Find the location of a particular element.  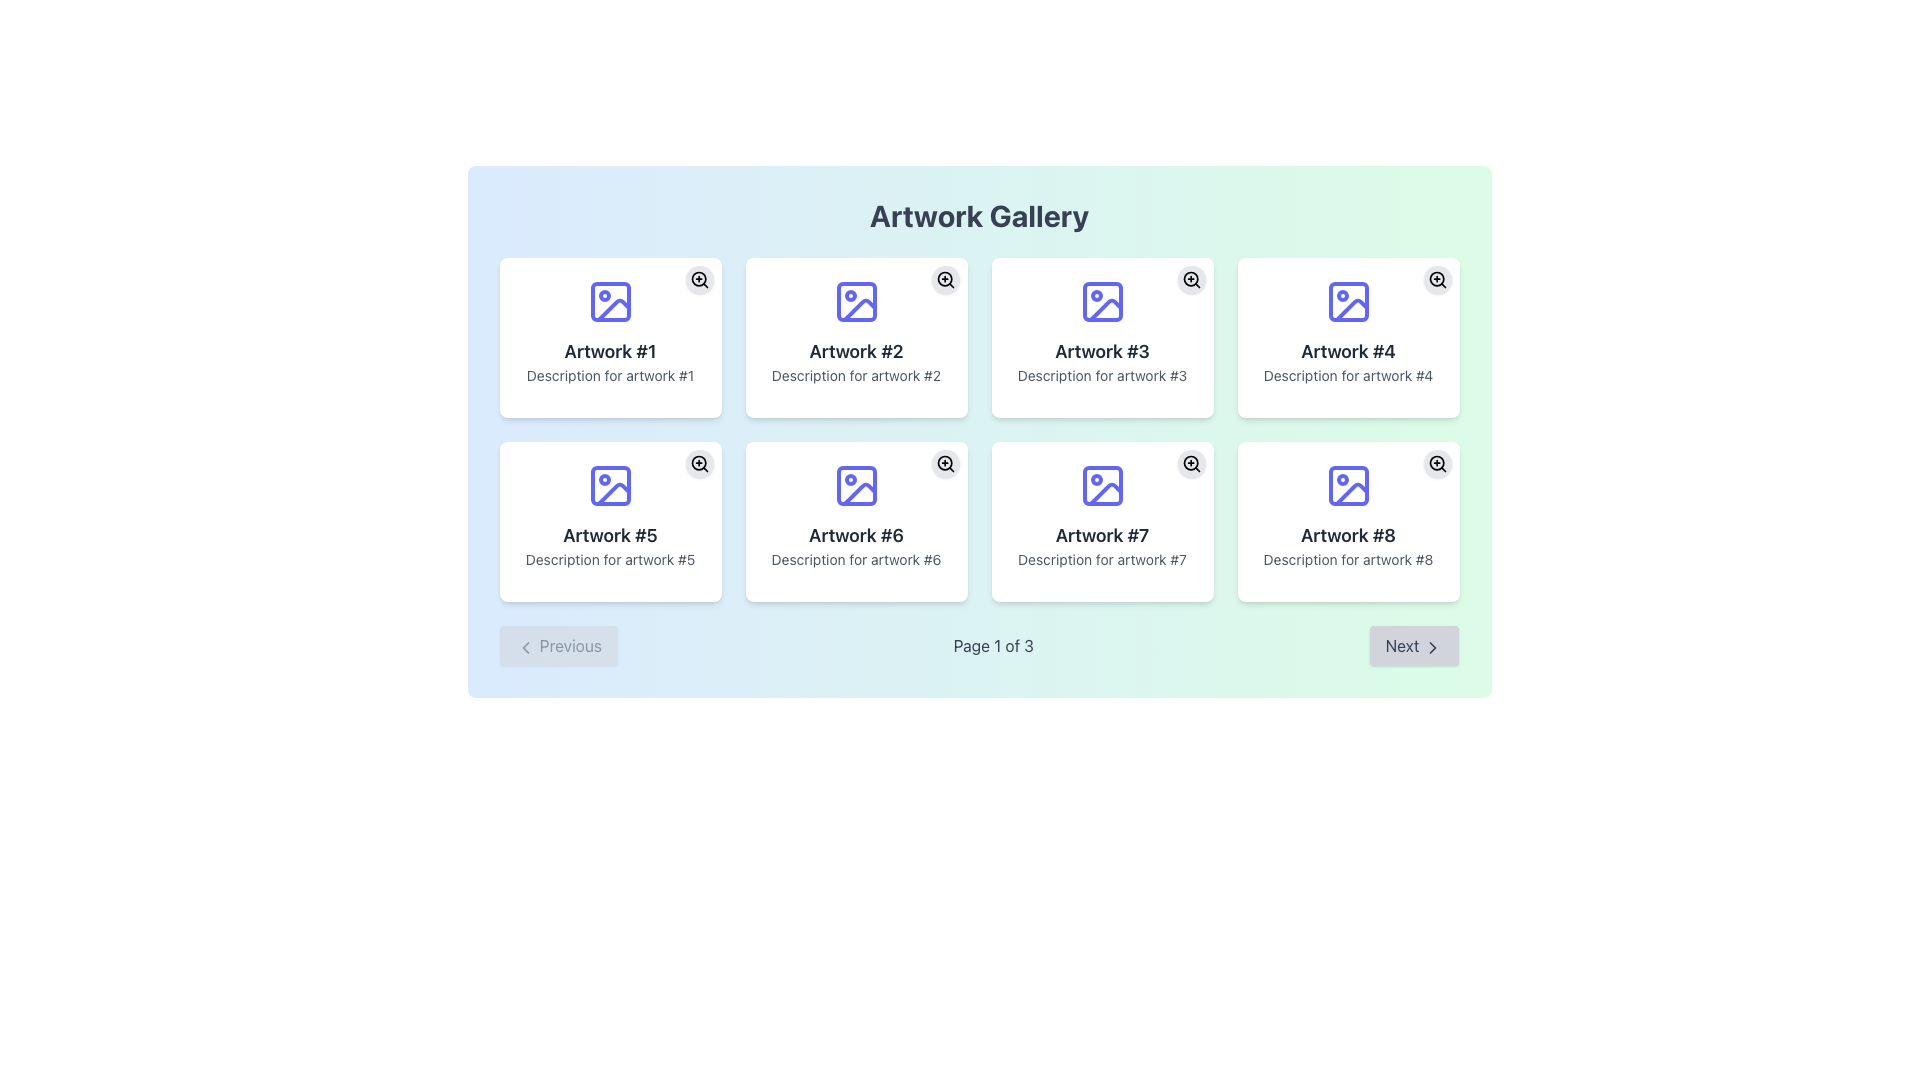

the artwork details card located in the second row and second column of the grid layout is located at coordinates (856, 520).